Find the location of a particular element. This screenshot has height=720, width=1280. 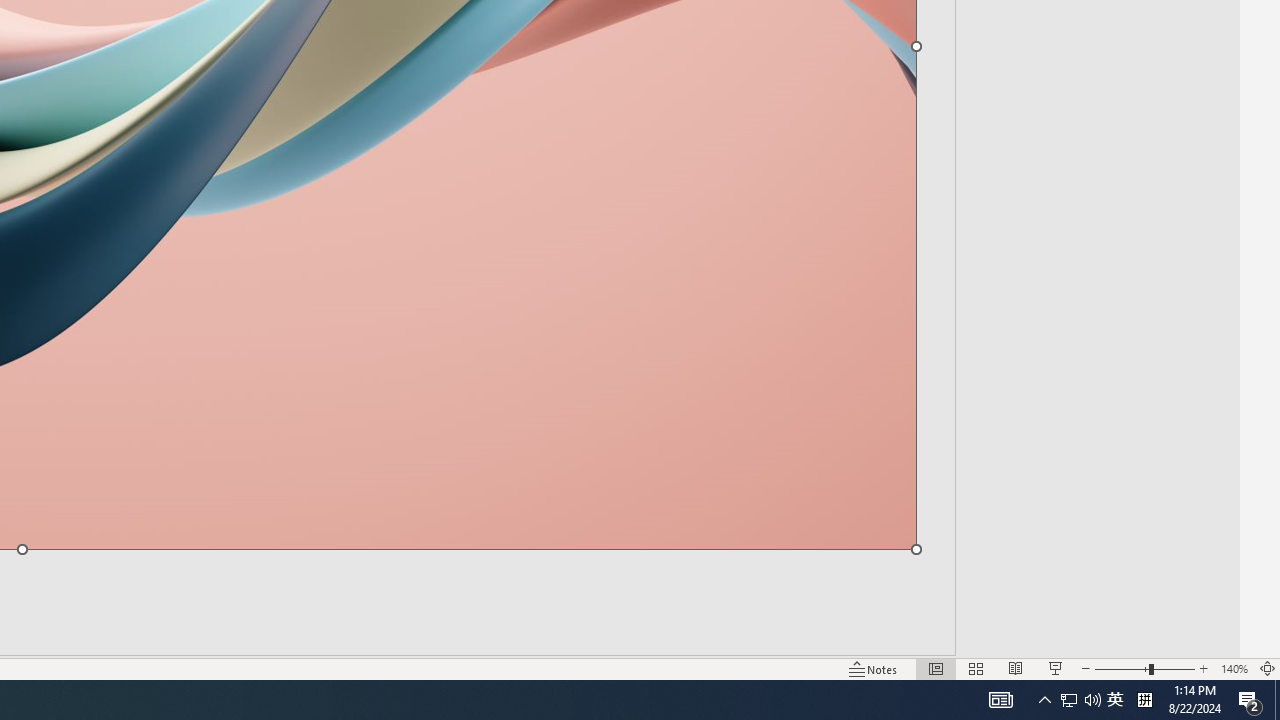

'Zoom Out' is located at coordinates (1121, 669).